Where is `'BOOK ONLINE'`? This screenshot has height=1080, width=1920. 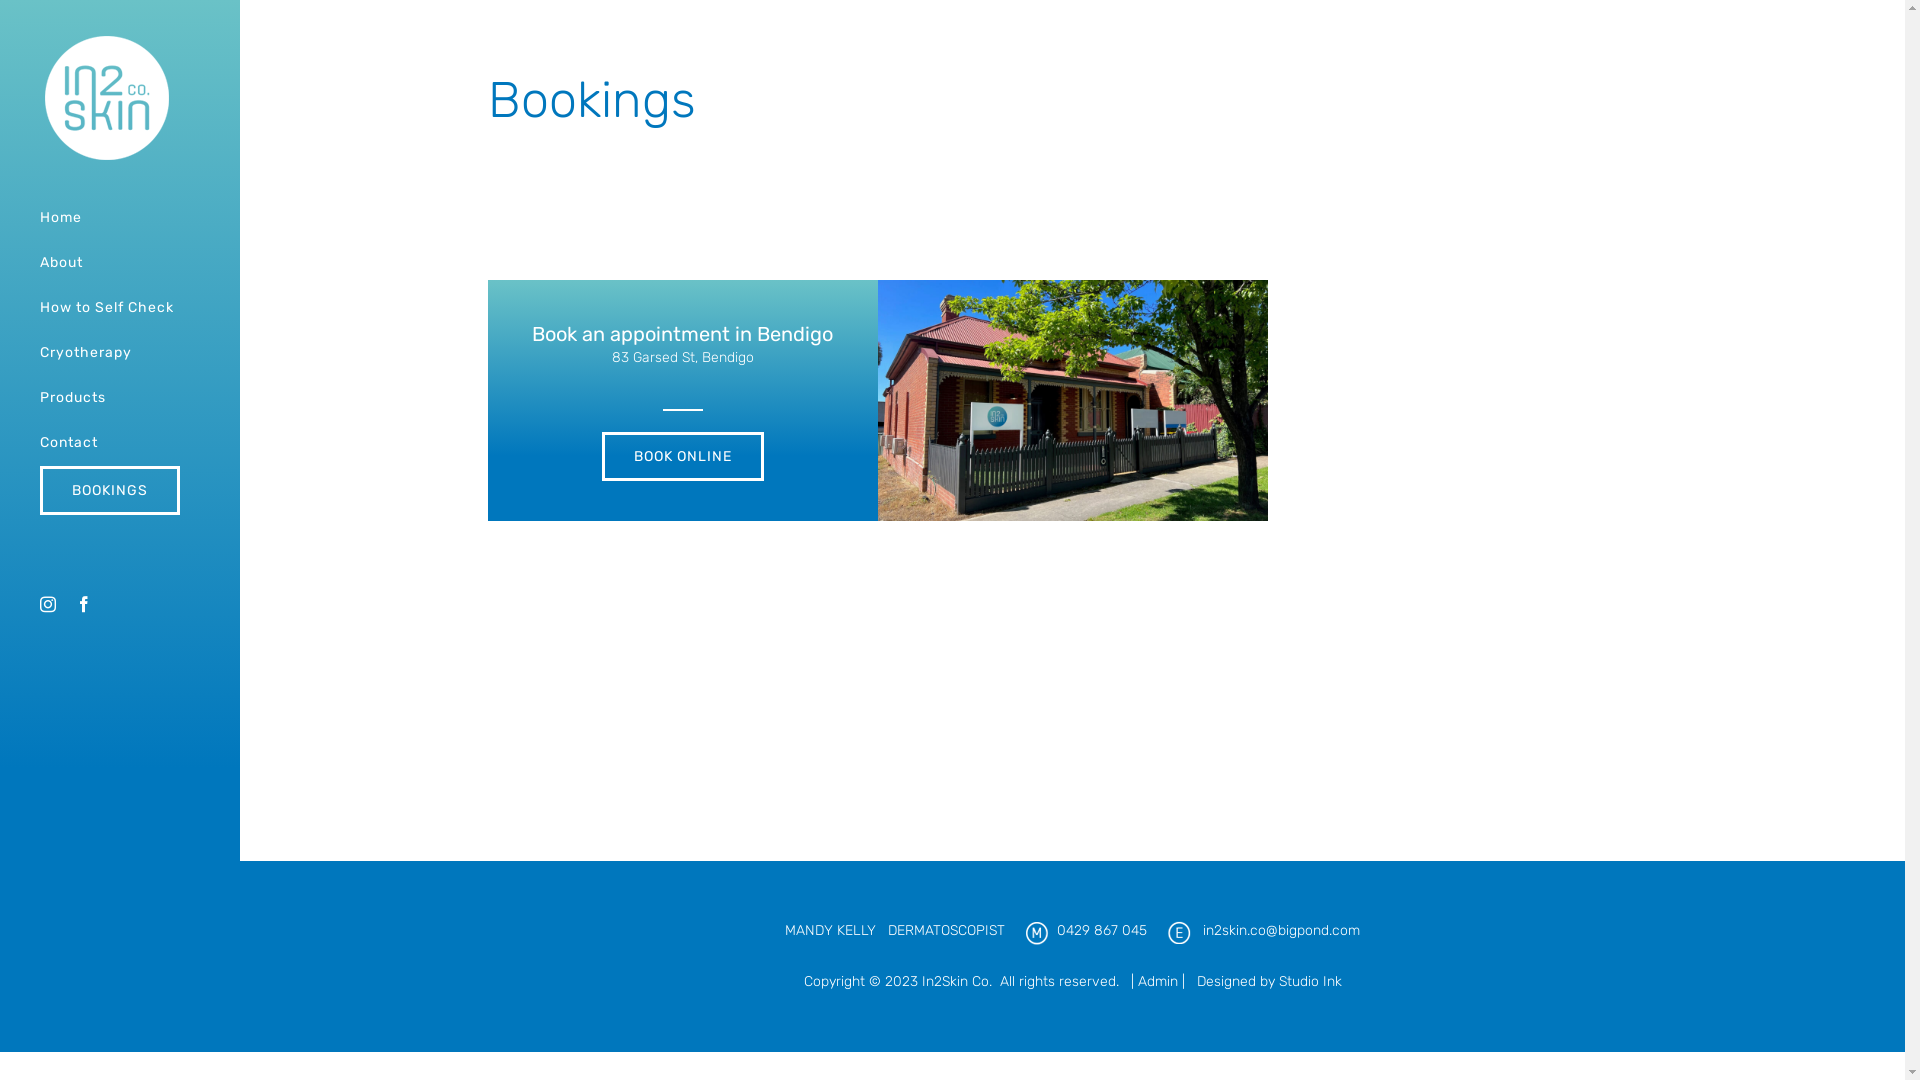 'BOOK ONLINE' is located at coordinates (682, 456).